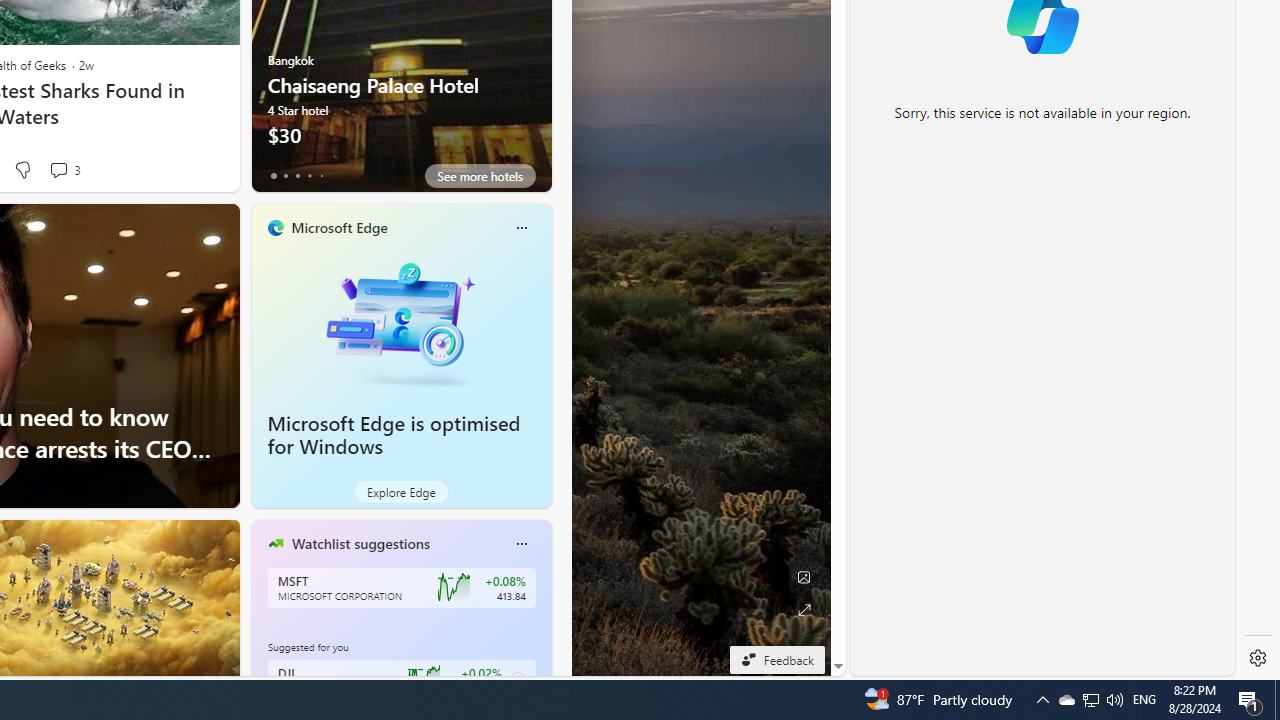 The height and width of the screenshot is (720, 1280). Describe the element at coordinates (803, 577) in the screenshot. I see `'Edit Background'` at that location.